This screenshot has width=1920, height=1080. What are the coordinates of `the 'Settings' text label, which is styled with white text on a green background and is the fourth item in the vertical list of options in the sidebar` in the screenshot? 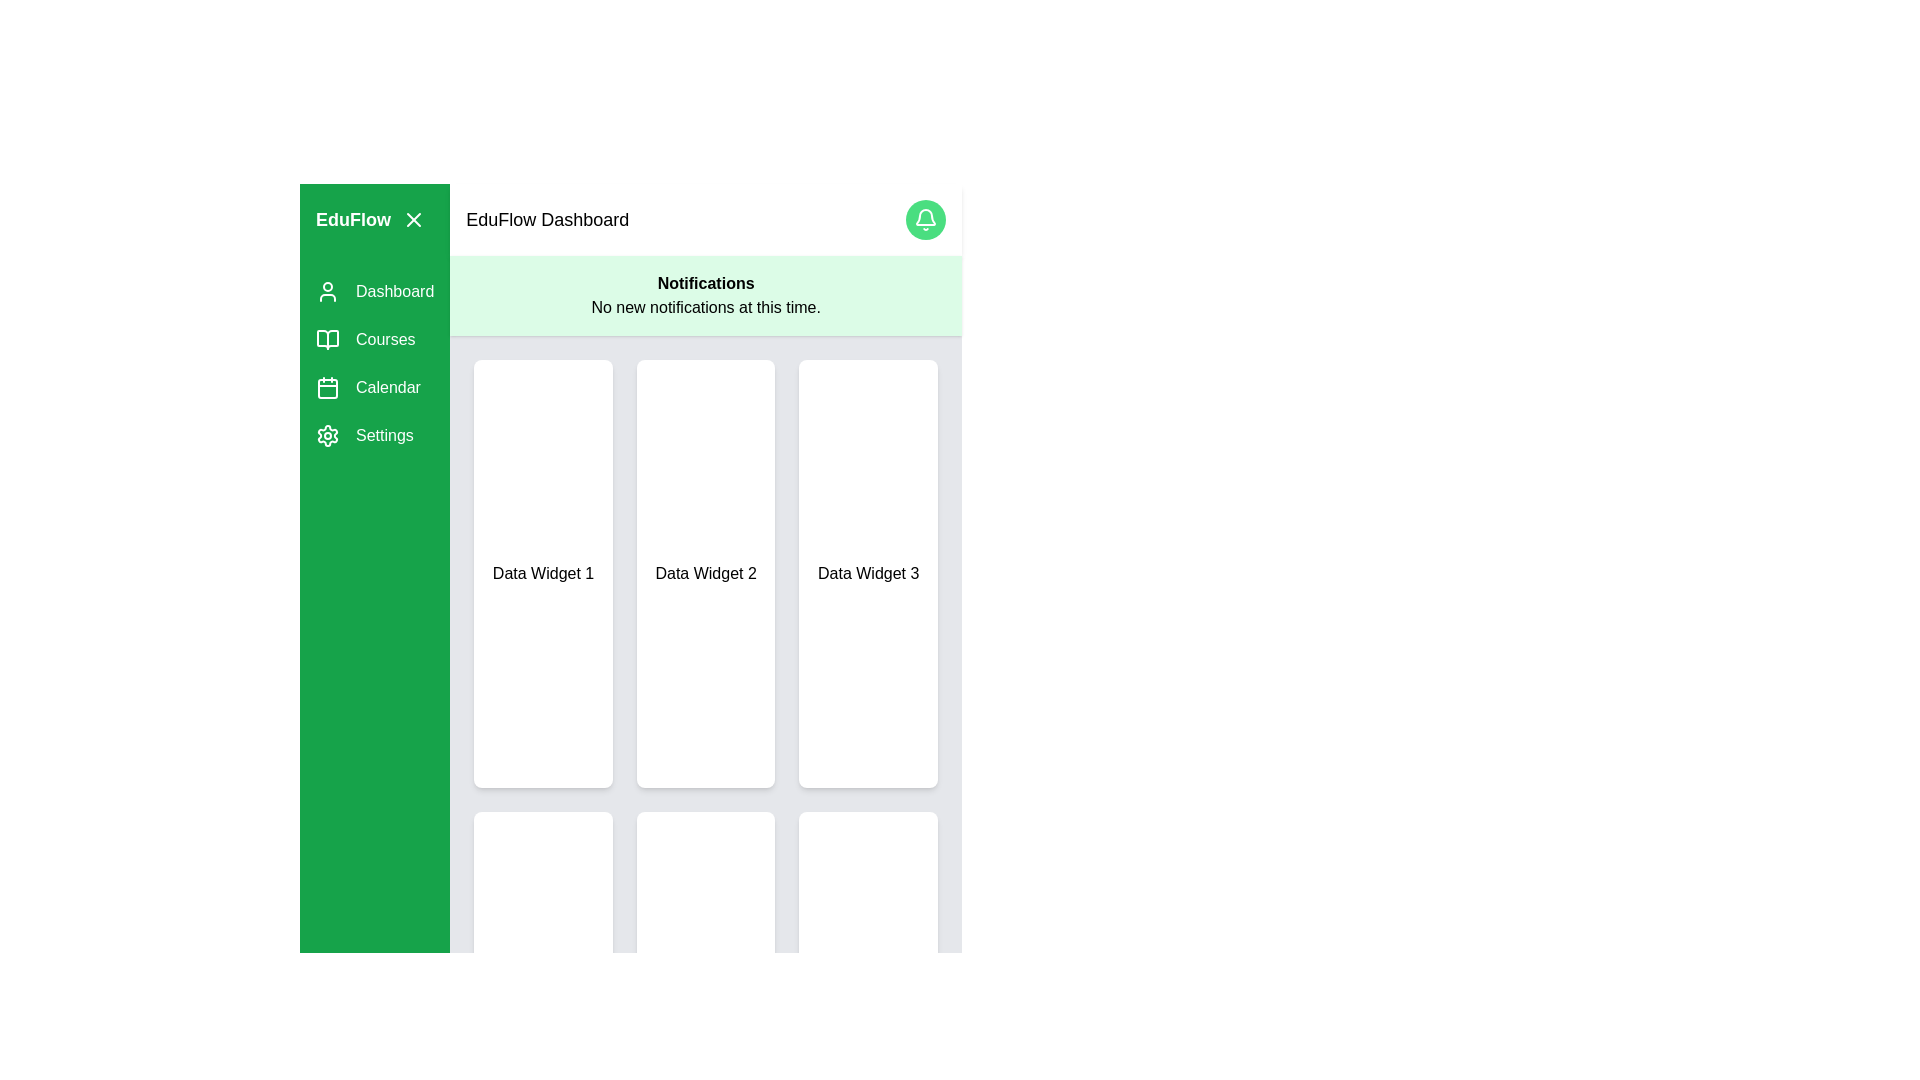 It's located at (384, 434).